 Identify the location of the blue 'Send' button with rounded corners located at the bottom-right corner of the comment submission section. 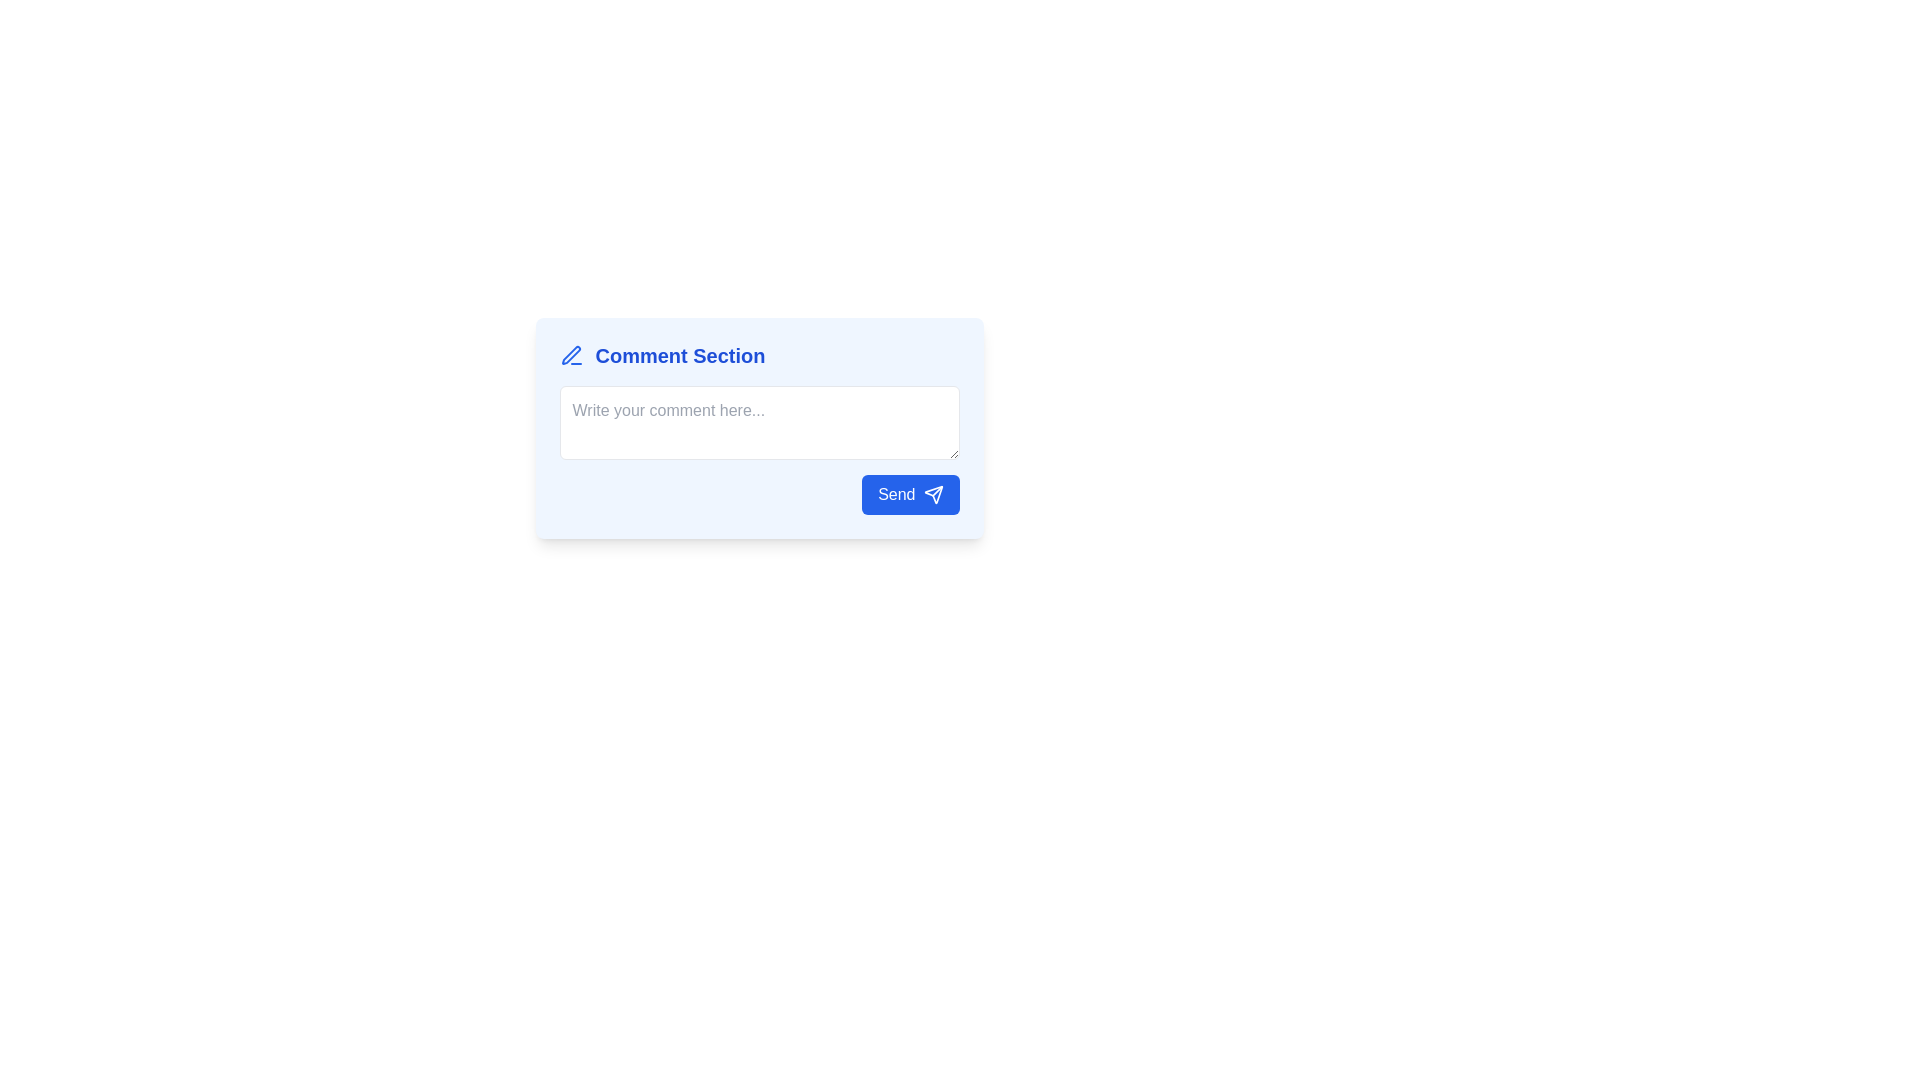
(909, 494).